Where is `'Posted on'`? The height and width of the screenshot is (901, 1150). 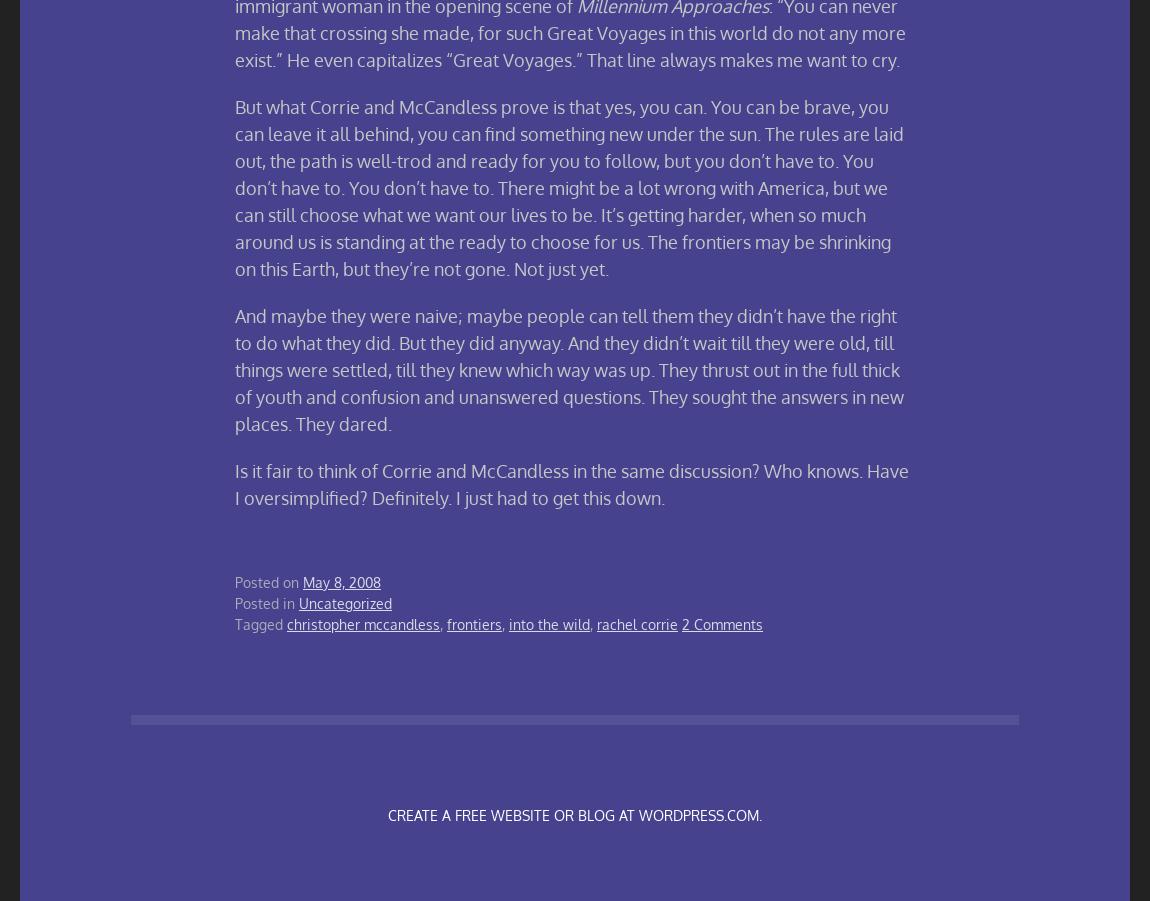
'Posted on' is located at coordinates (267, 581).